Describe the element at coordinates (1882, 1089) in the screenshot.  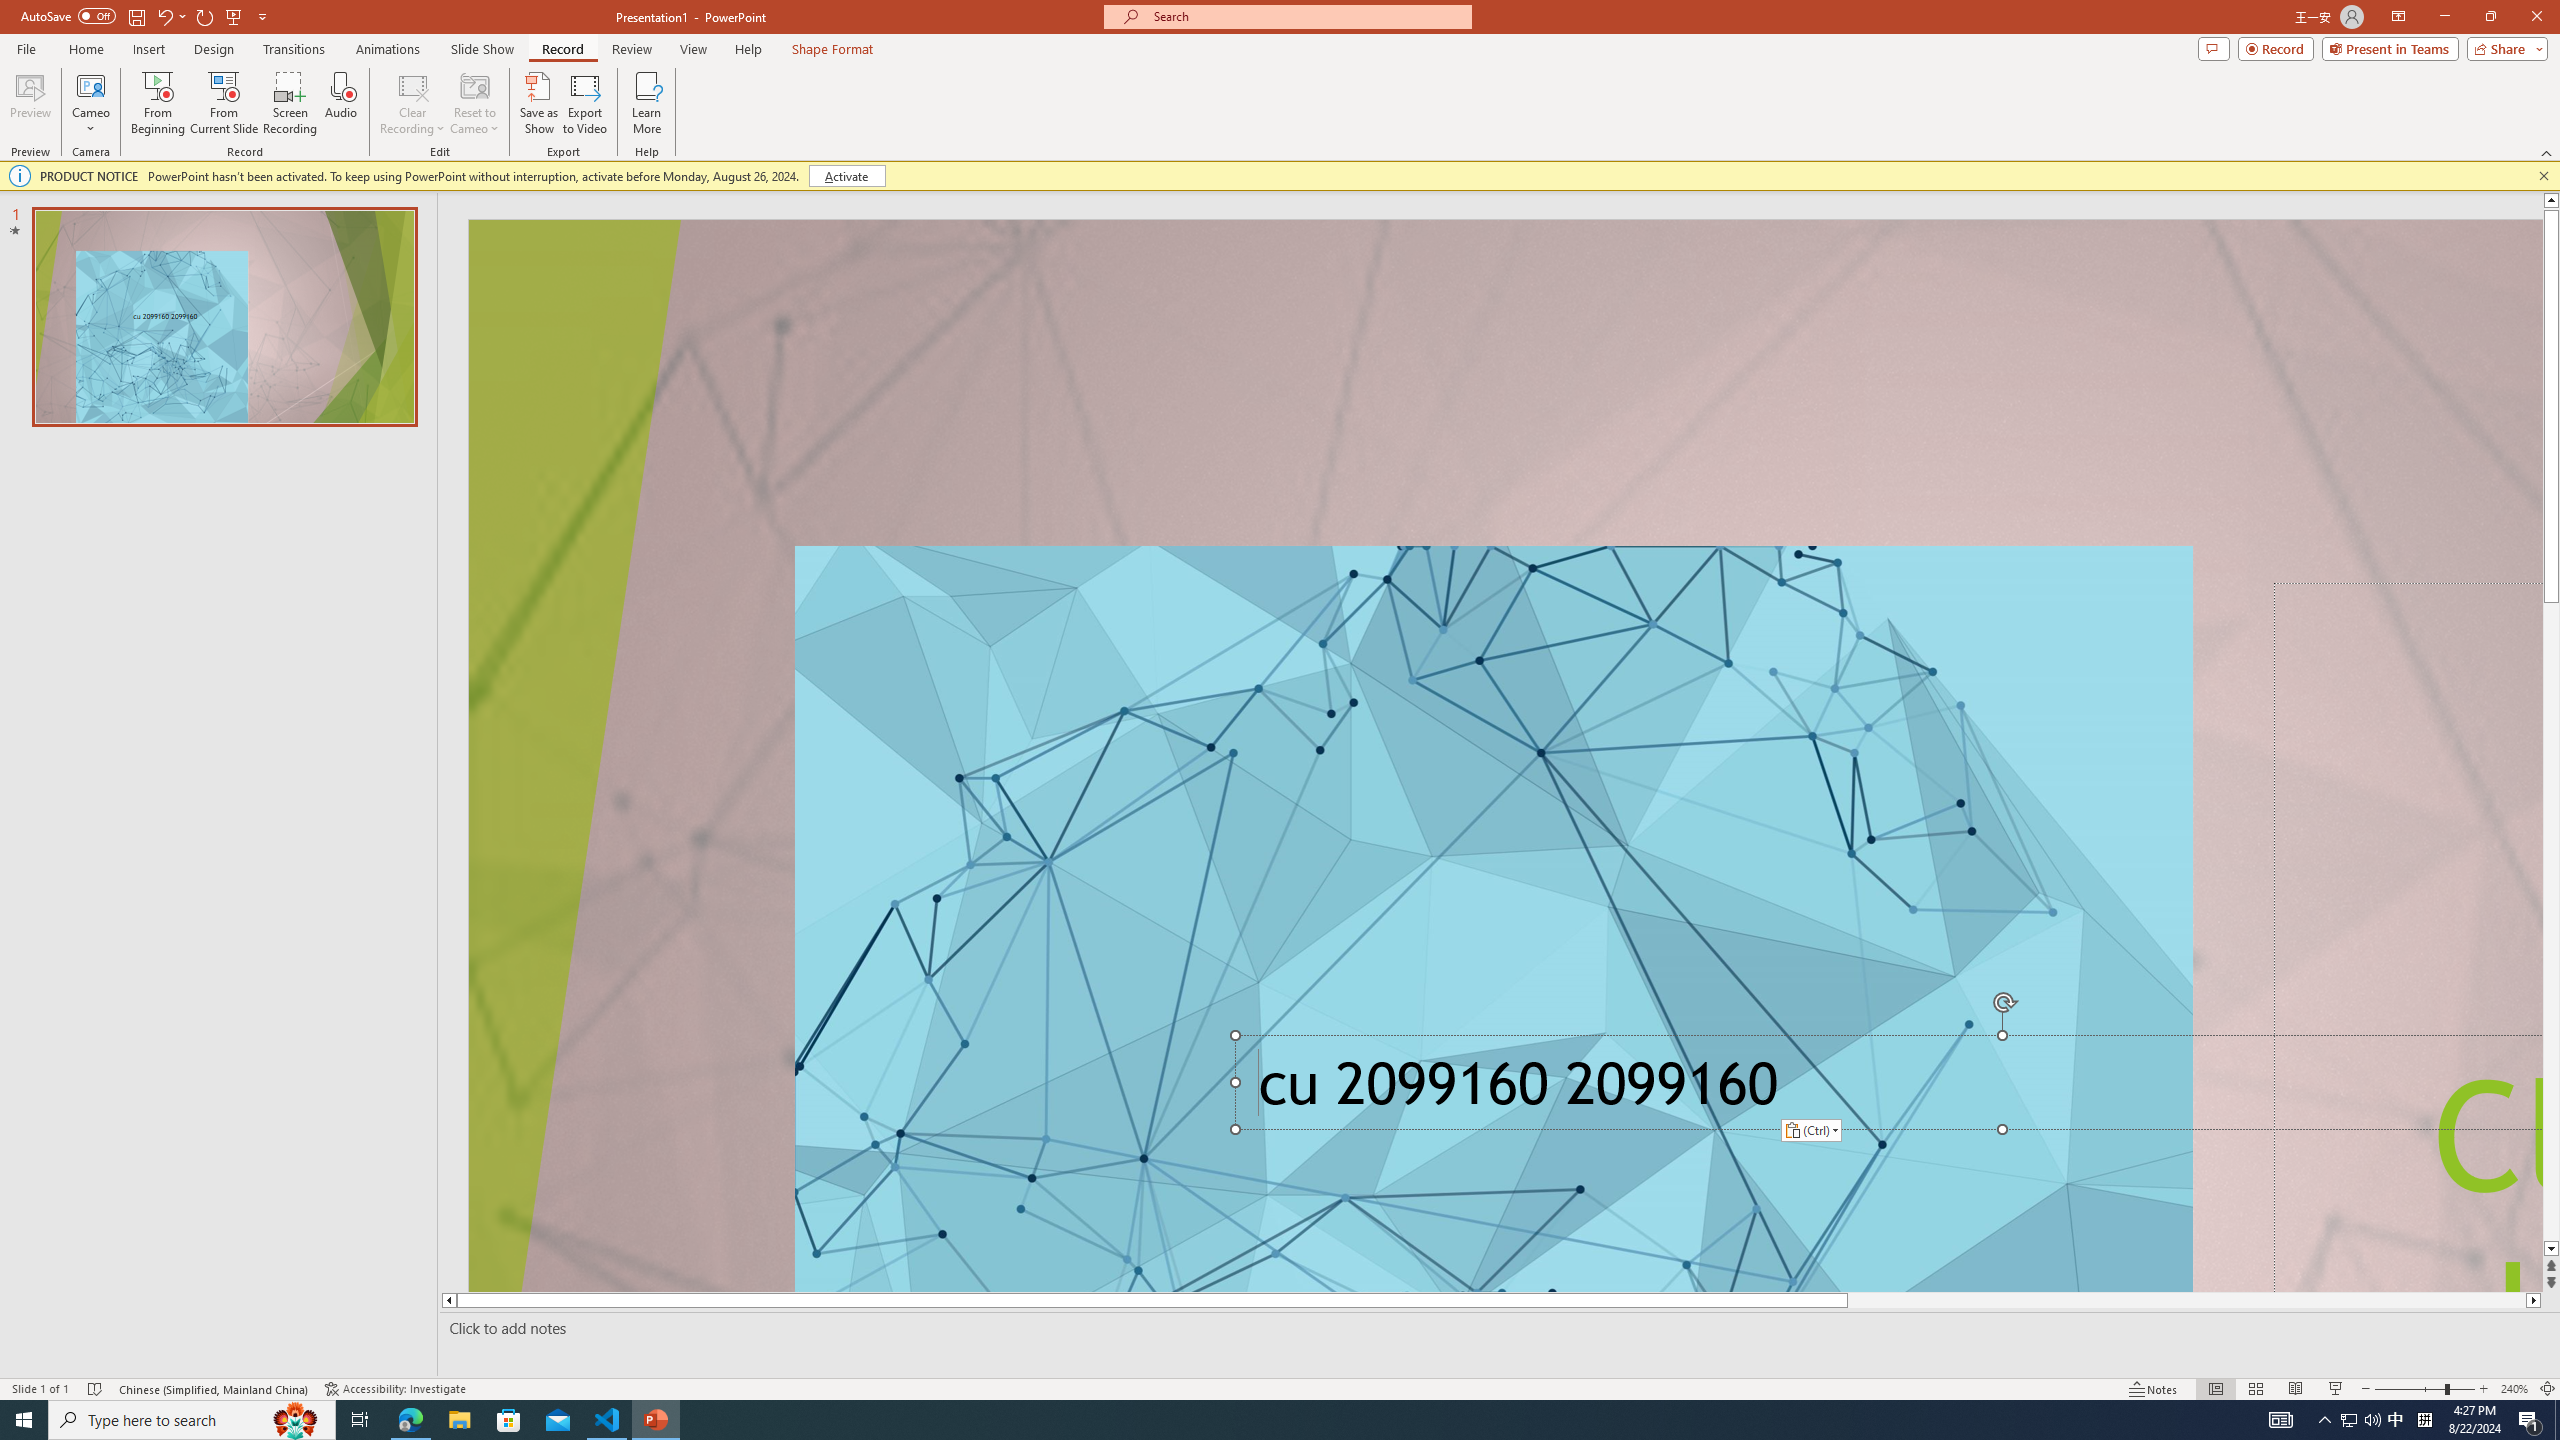
I see `'TextBox 61'` at that location.